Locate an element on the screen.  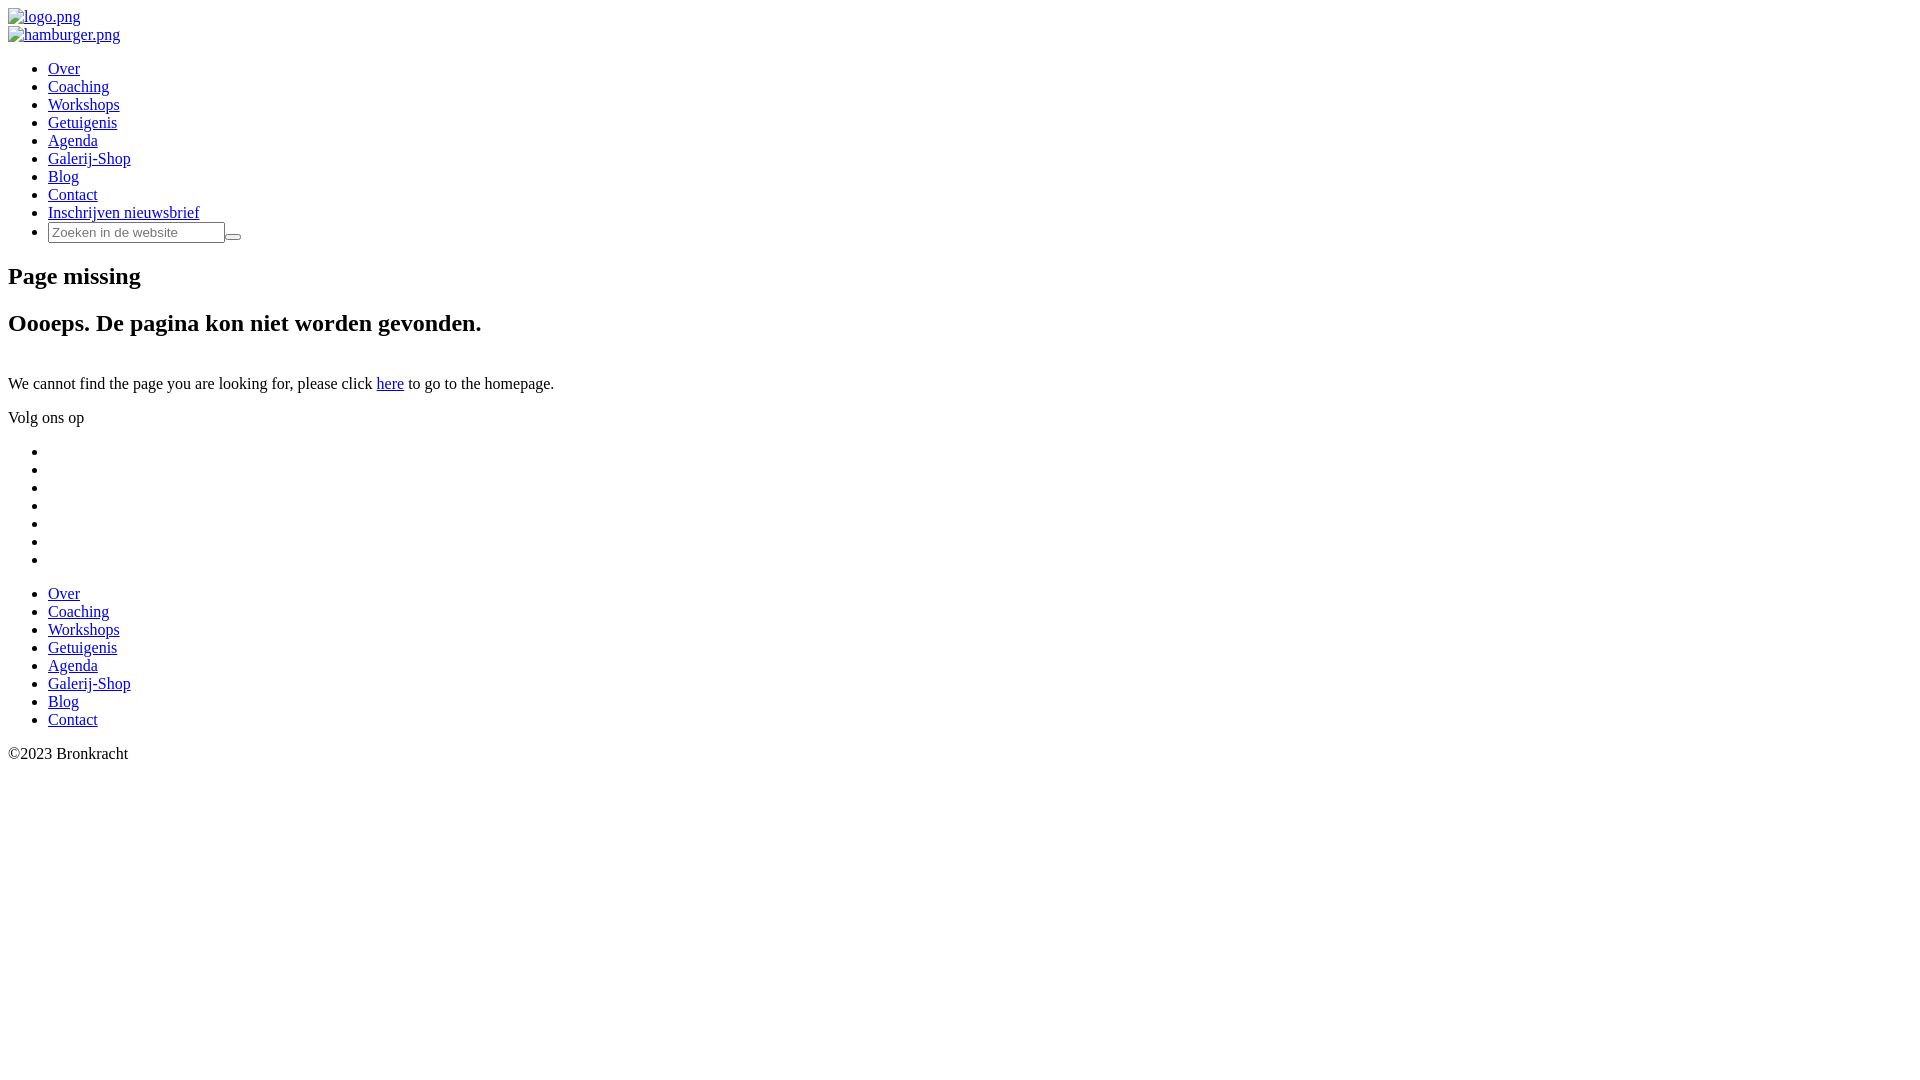
'Over' is located at coordinates (48, 592).